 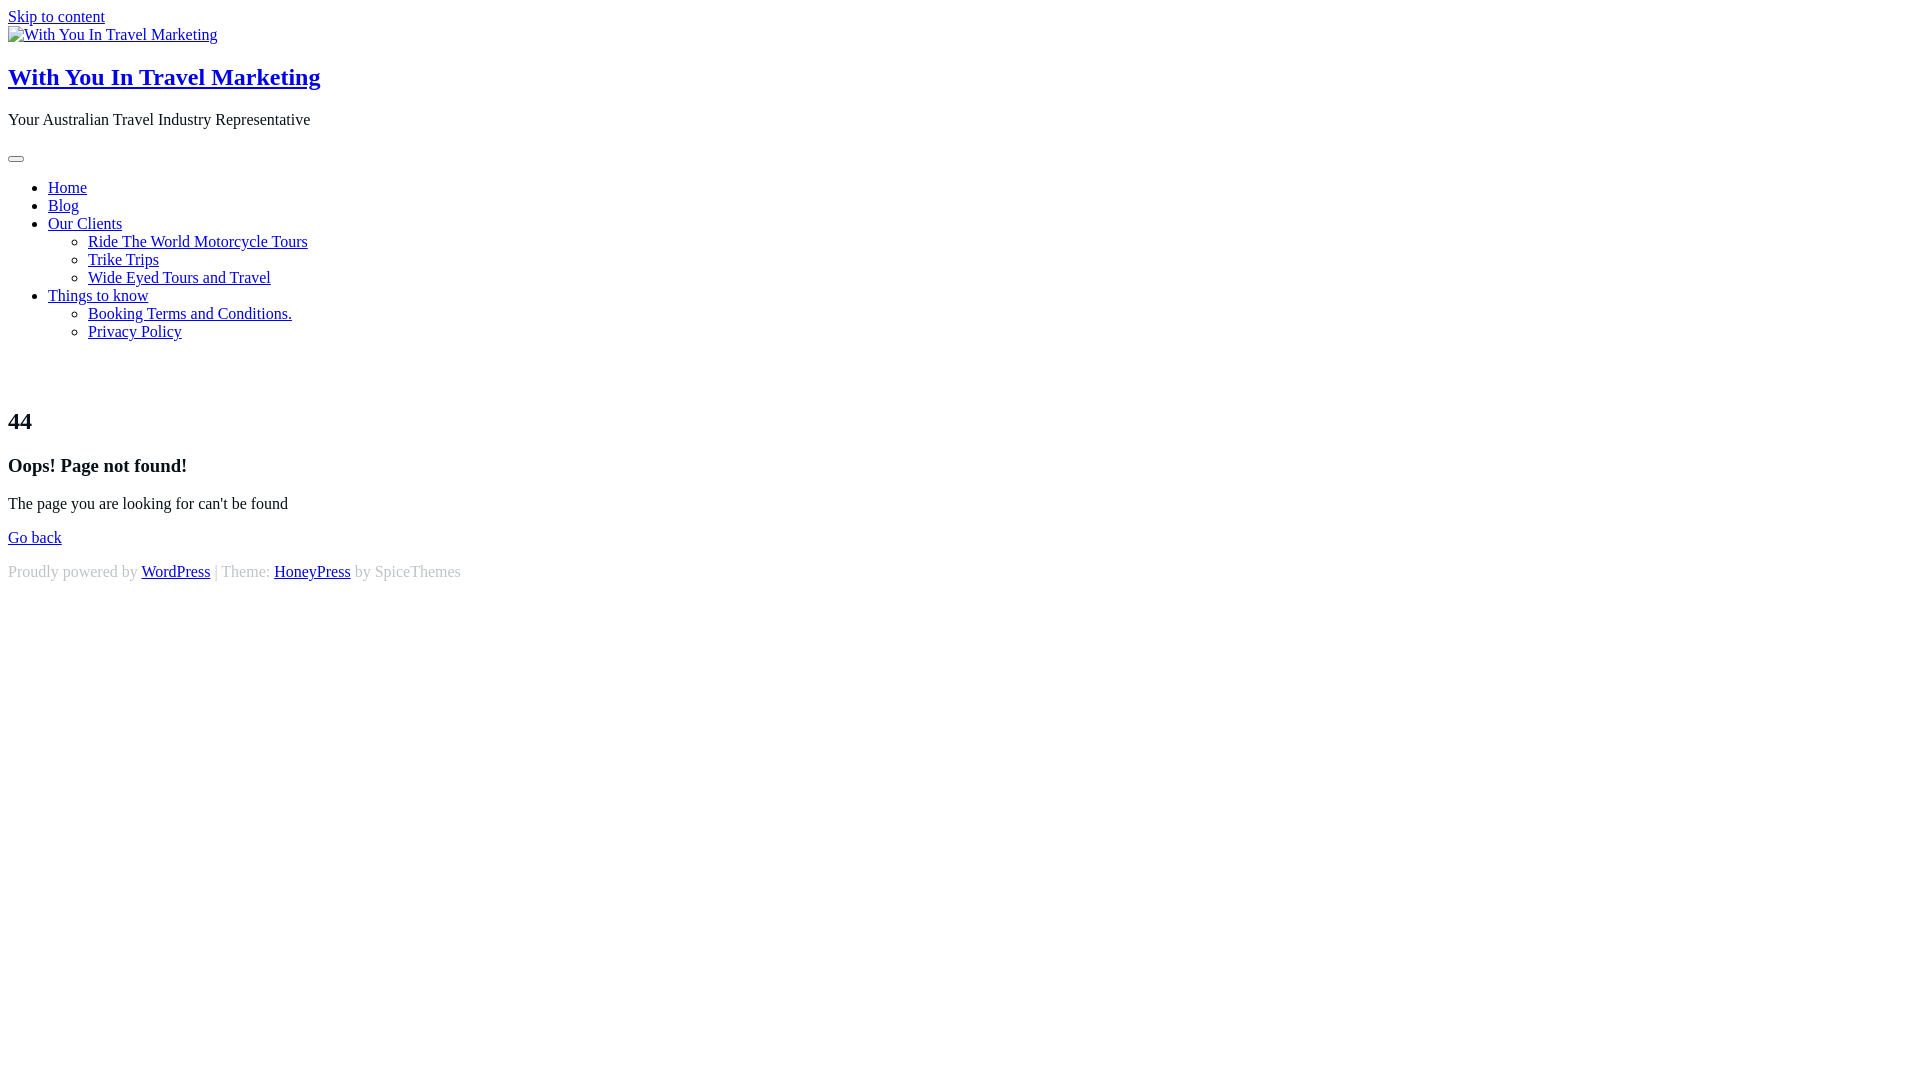 What do you see at coordinates (8, 16) in the screenshot?
I see `'Skip to content'` at bounding box center [8, 16].